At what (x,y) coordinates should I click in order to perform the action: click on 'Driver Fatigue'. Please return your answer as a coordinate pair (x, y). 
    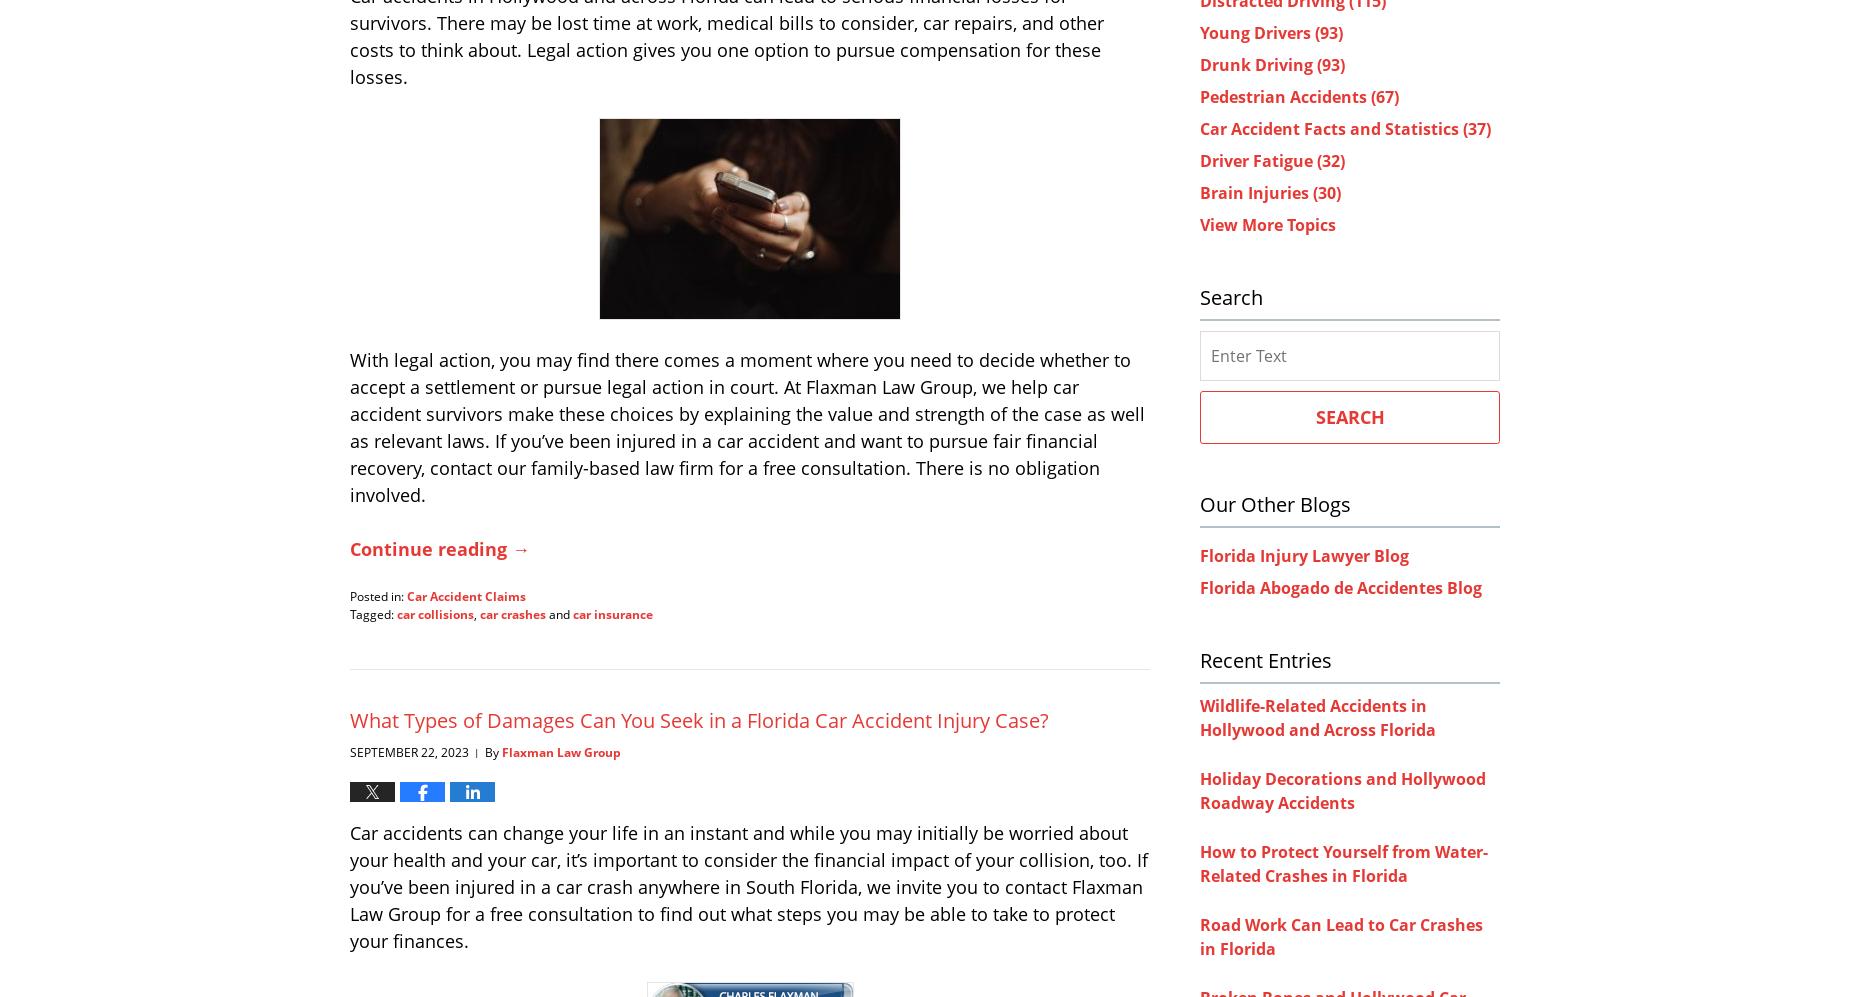
    Looking at the image, I should click on (1257, 159).